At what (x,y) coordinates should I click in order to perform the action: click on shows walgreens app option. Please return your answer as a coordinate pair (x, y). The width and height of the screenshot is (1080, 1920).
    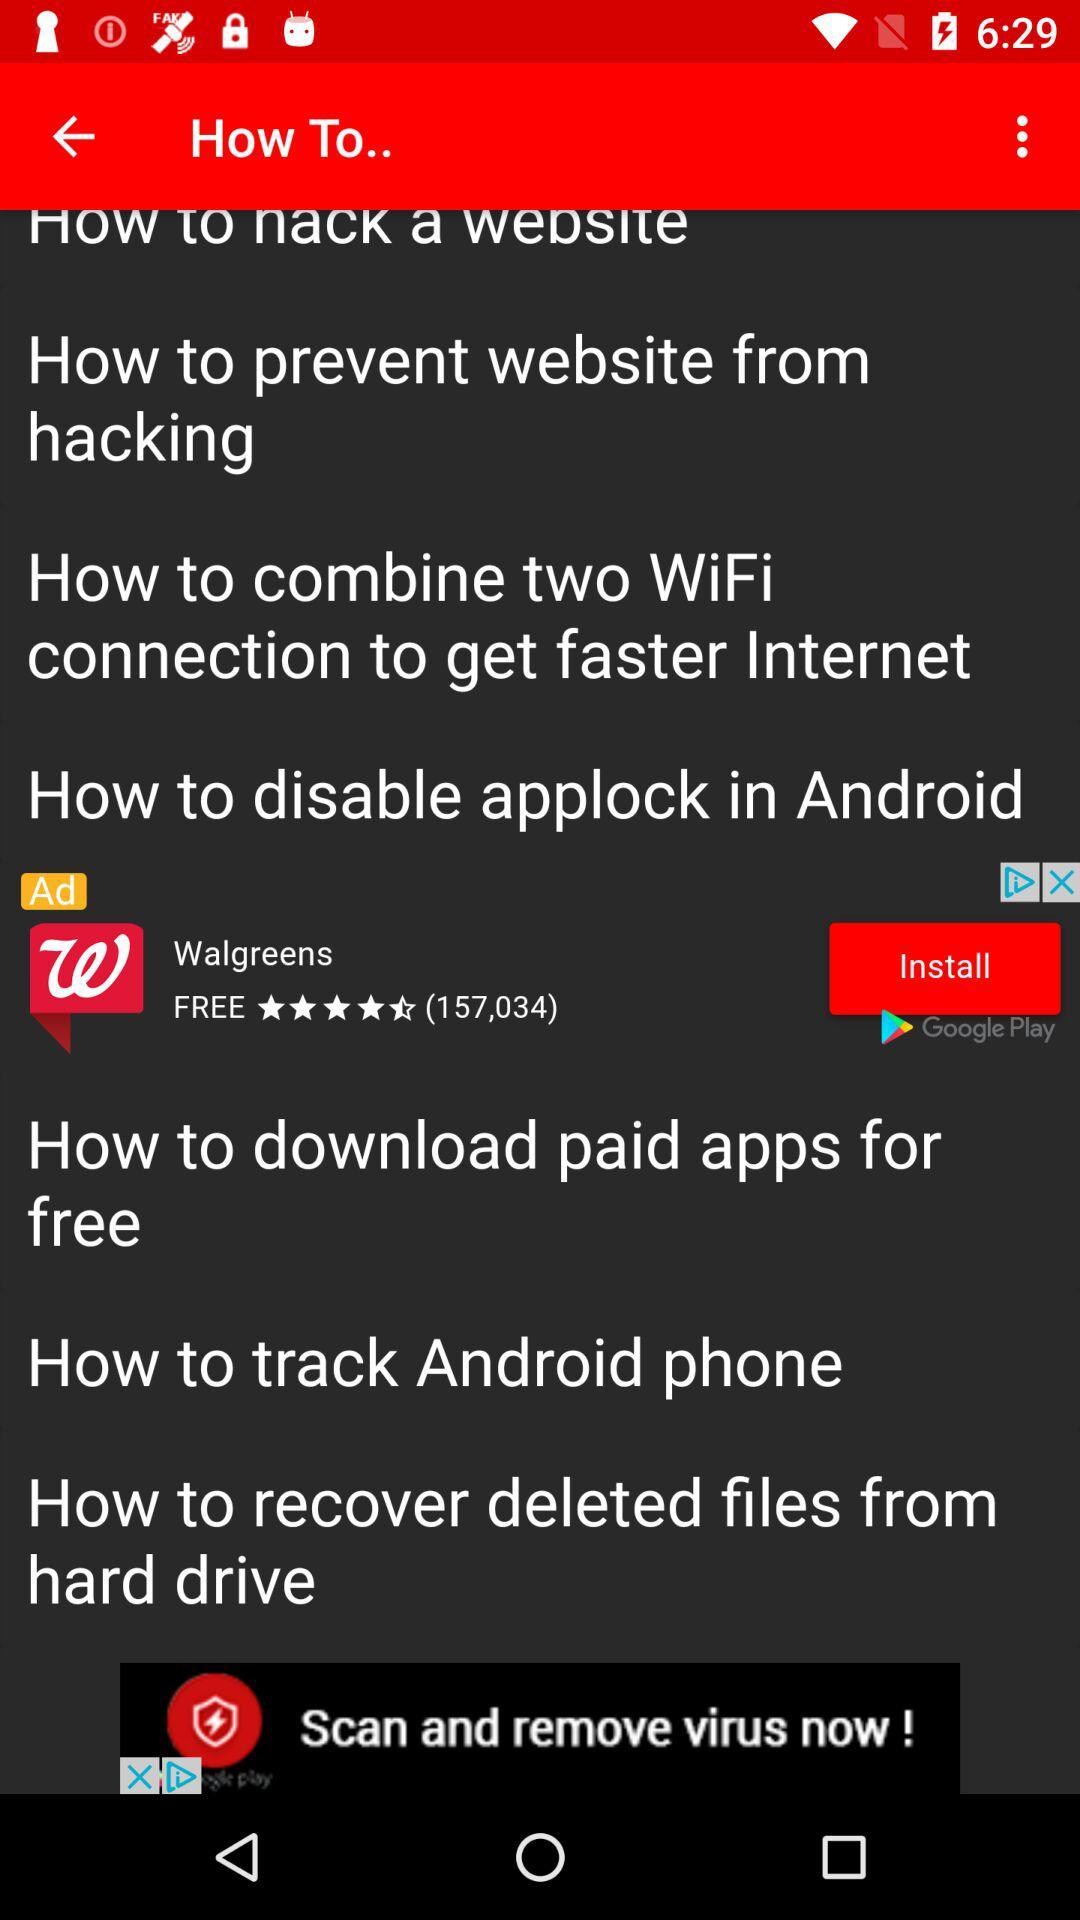
    Looking at the image, I should click on (540, 967).